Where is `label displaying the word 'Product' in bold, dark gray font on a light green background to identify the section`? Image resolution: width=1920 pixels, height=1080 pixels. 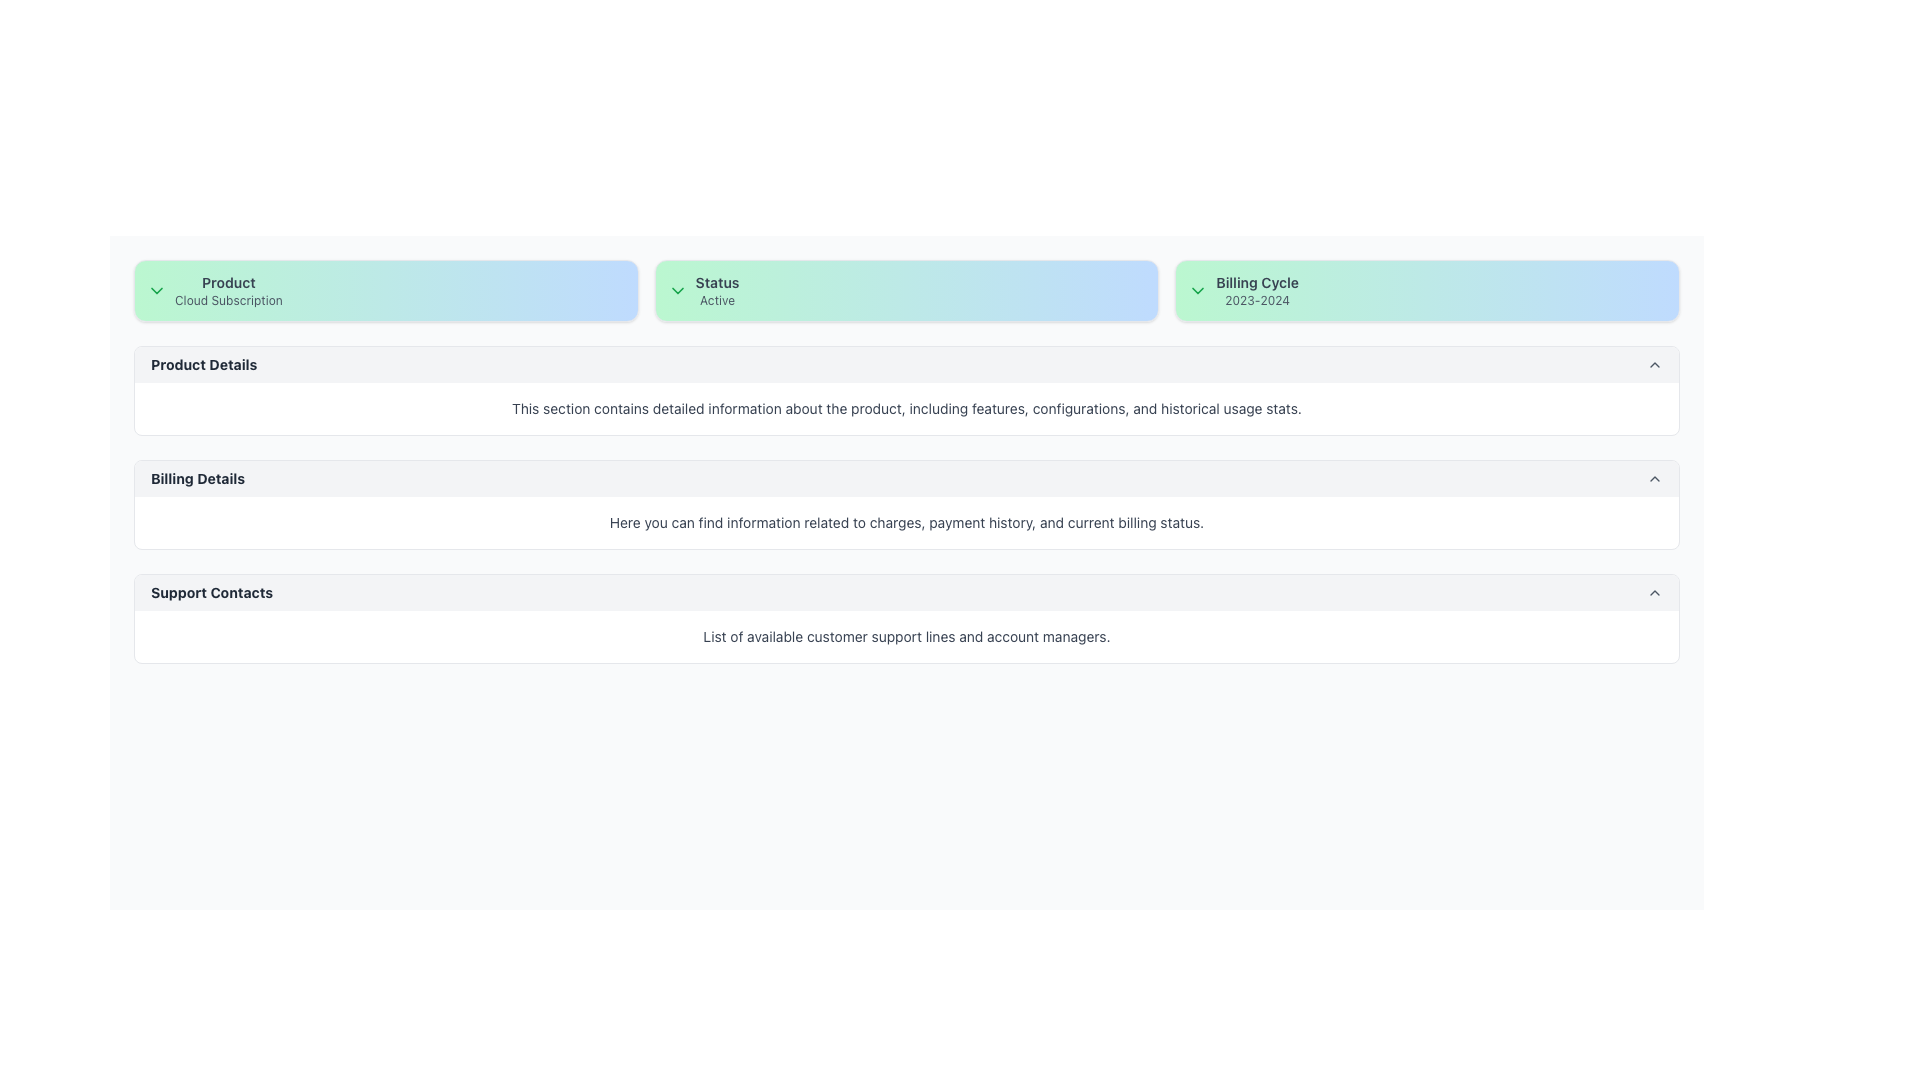 label displaying the word 'Product' in bold, dark gray font on a light green background to identify the section is located at coordinates (228, 282).